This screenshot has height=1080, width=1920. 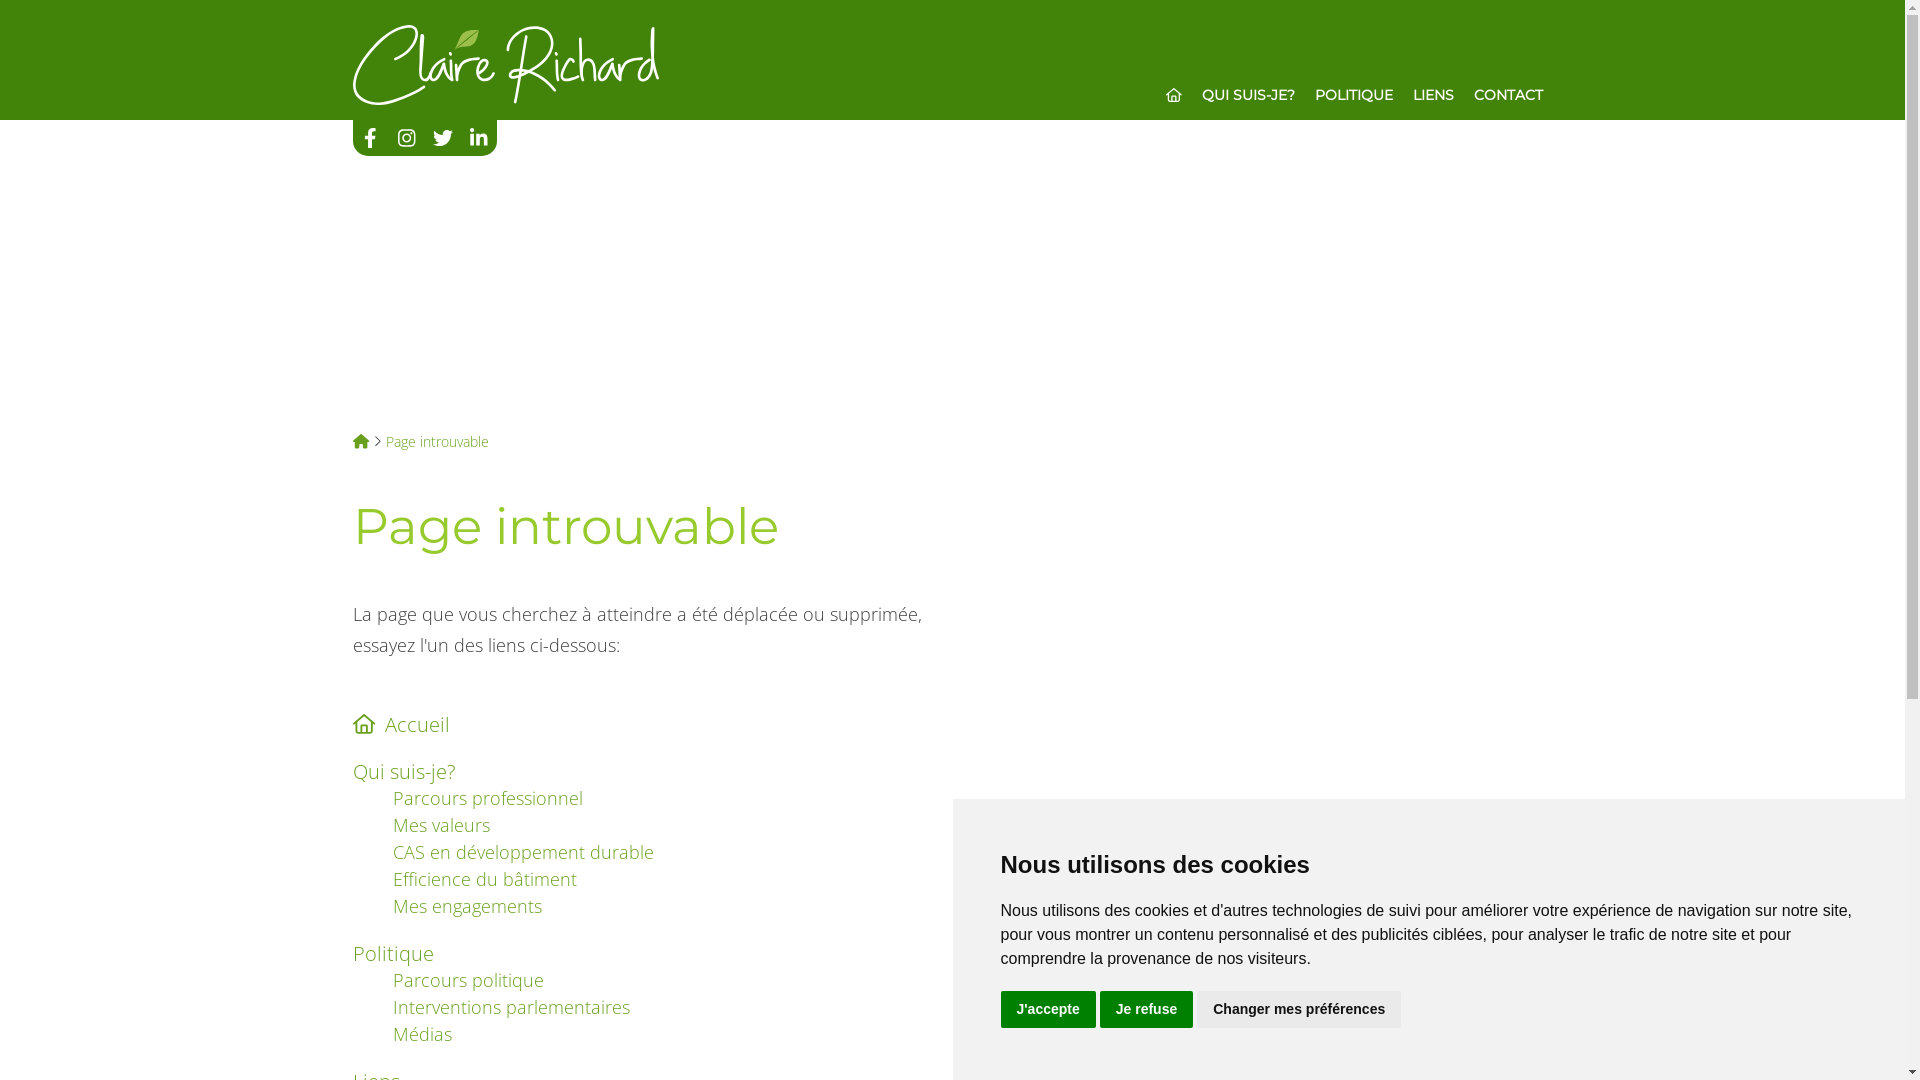 I want to click on 'Mes engagements', so click(x=465, y=906).